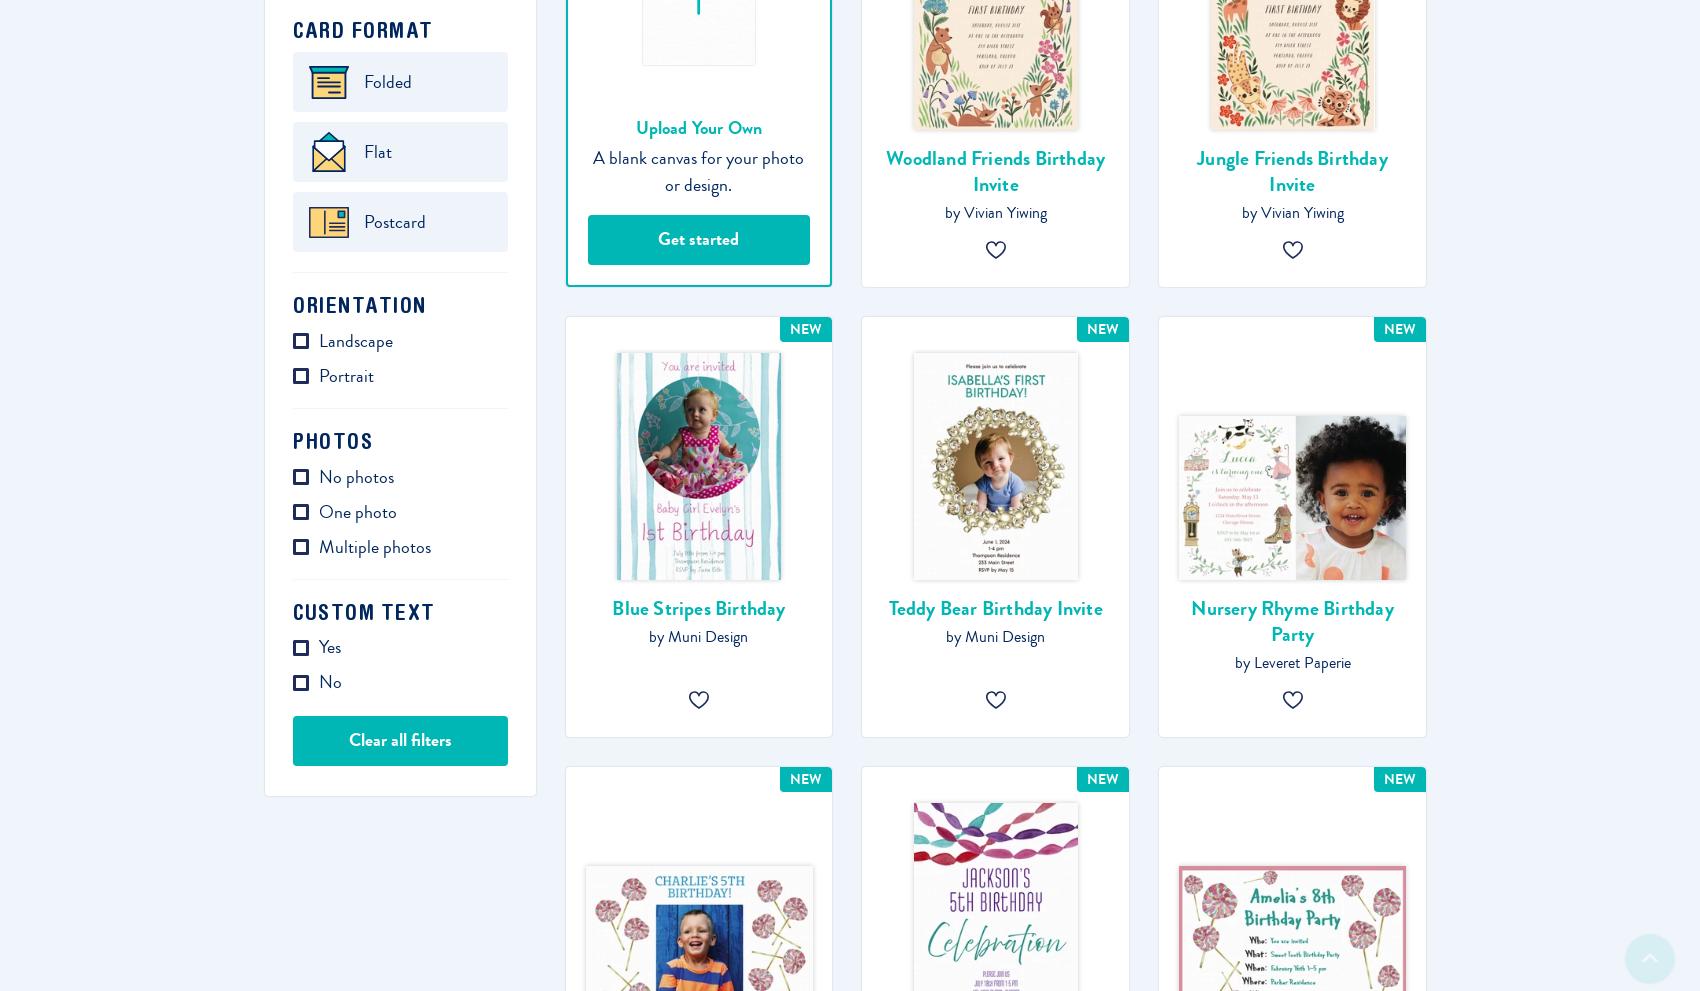 This screenshot has height=991, width=1700. Describe the element at coordinates (358, 304) in the screenshot. I see `'Orientation'` at that location.